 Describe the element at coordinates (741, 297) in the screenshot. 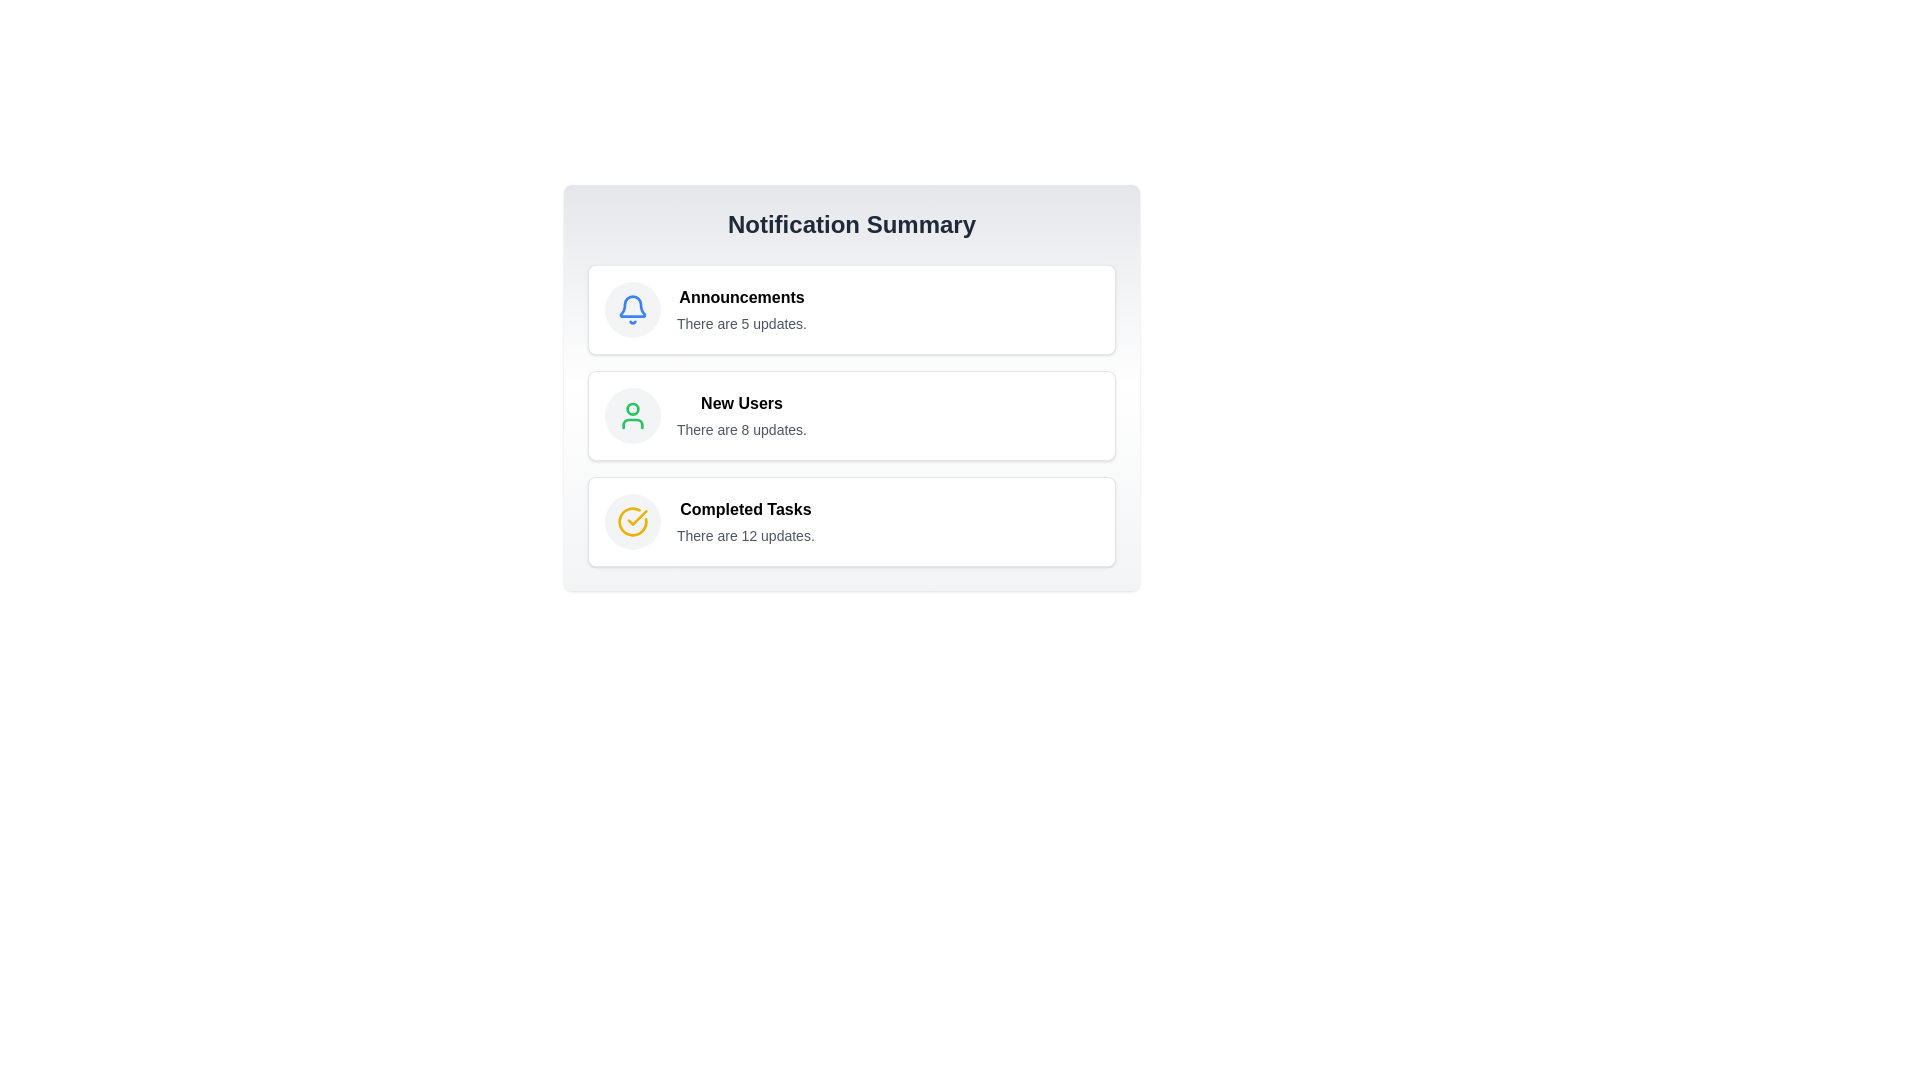

I see `the 'Announcements' label, which is a bold, black text header indicating notifications, positioned above a smaller gray text describing updates` at that location.